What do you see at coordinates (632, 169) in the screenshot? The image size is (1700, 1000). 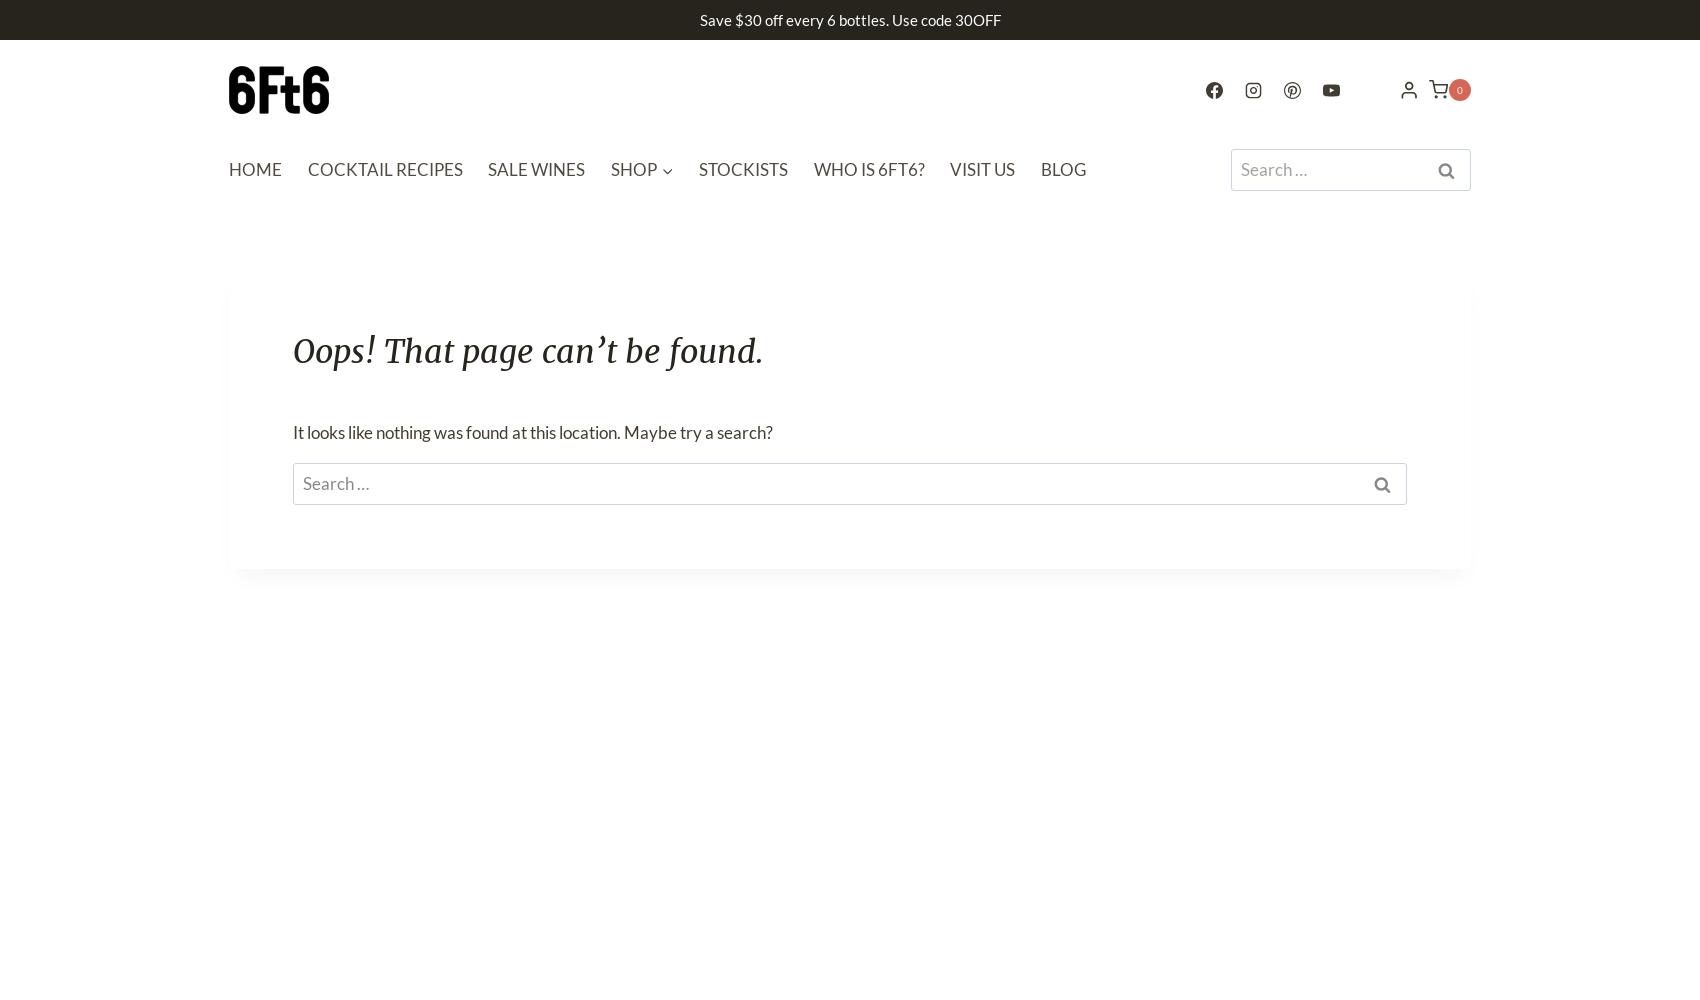 I see `'Shop'` at bounding box center [632, 169].